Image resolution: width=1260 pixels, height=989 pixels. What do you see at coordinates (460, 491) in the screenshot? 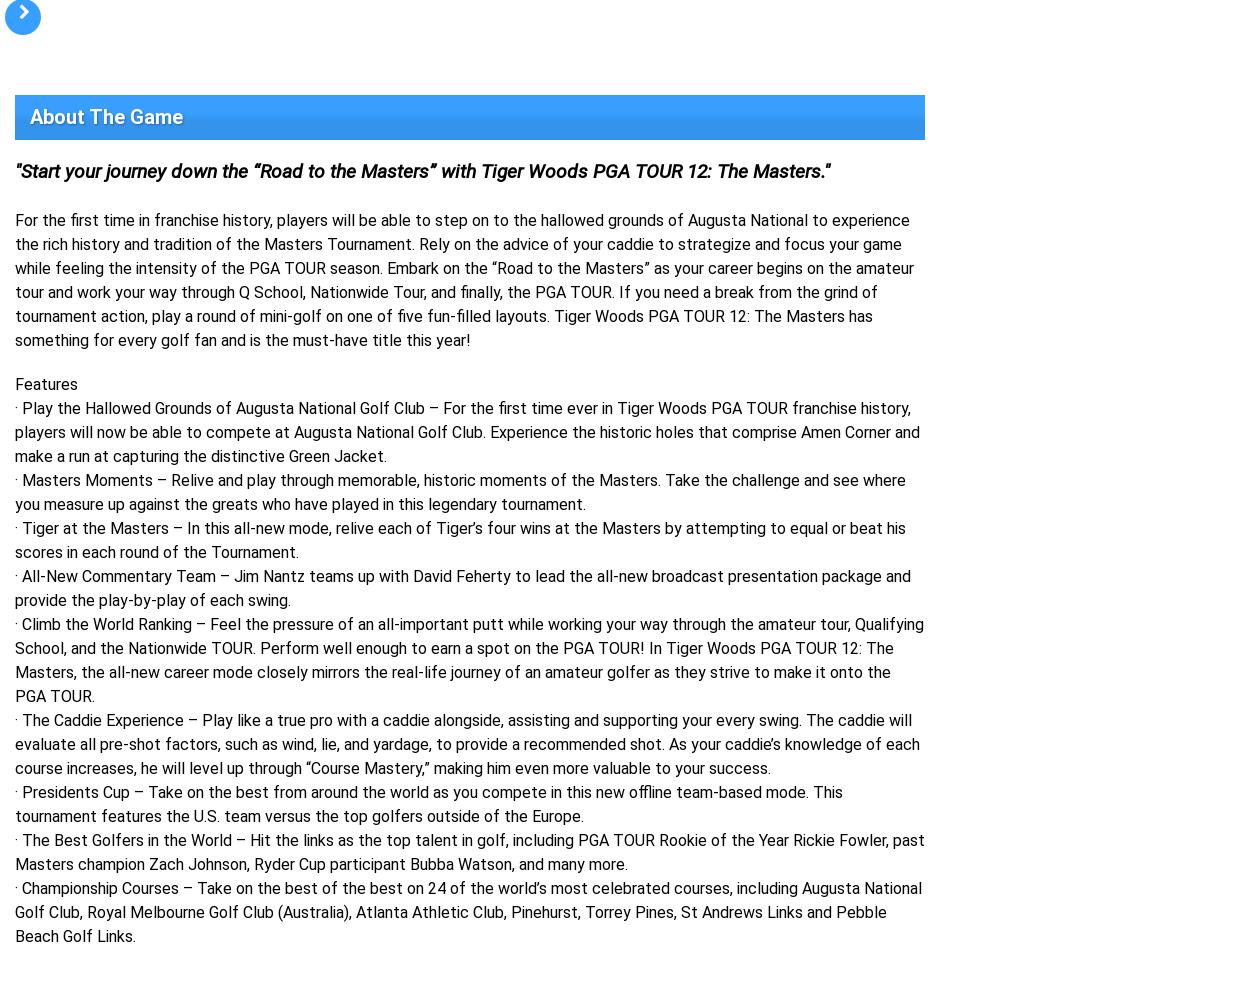
I see `'· Masters Moments – Relive and play through memorable, historic moments of the Masters. Take the challenge and see where you measure up against the greats who have played in this legendary tournament.'` at bounding box center [460, 491].